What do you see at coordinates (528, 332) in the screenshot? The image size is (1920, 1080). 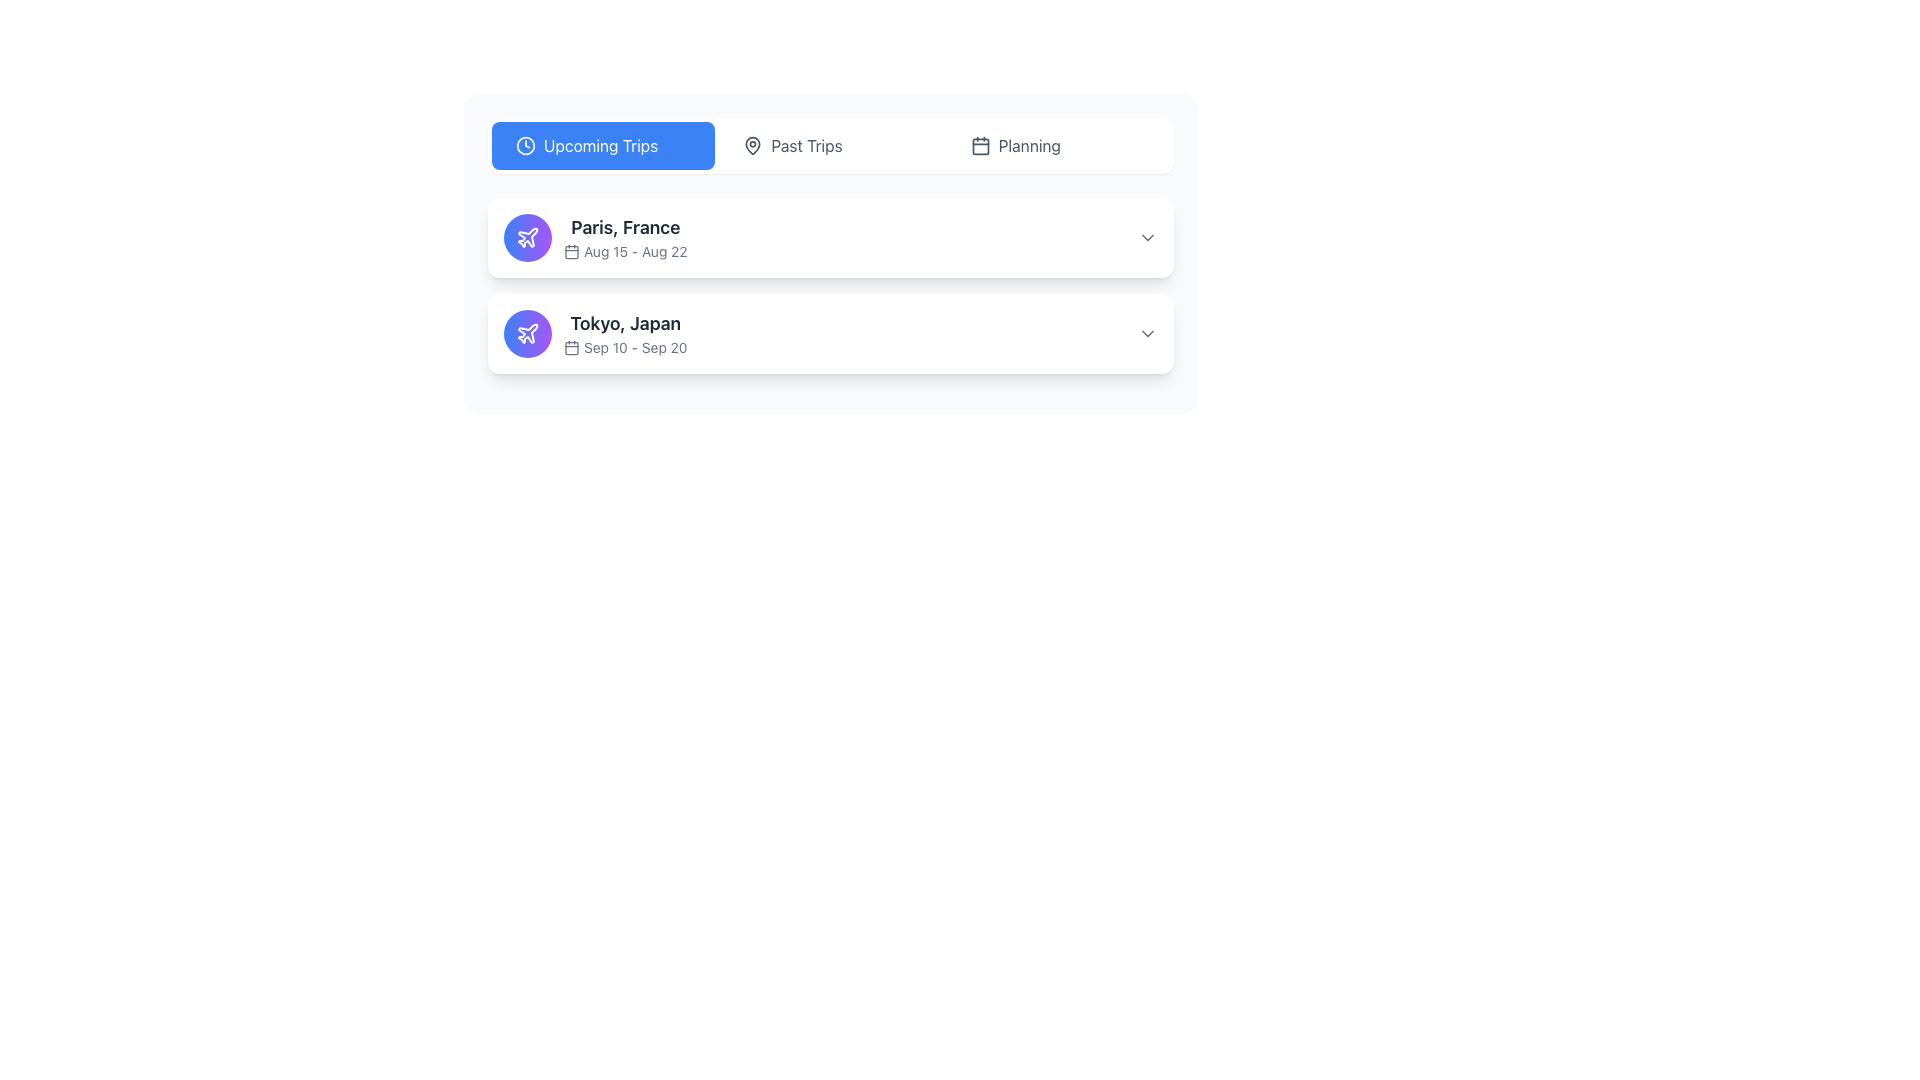 I see `the plane icon located in the first list item of the trip selector interface, adjacent to the text label 'Paris, France'` at bounding box center [528, 332].